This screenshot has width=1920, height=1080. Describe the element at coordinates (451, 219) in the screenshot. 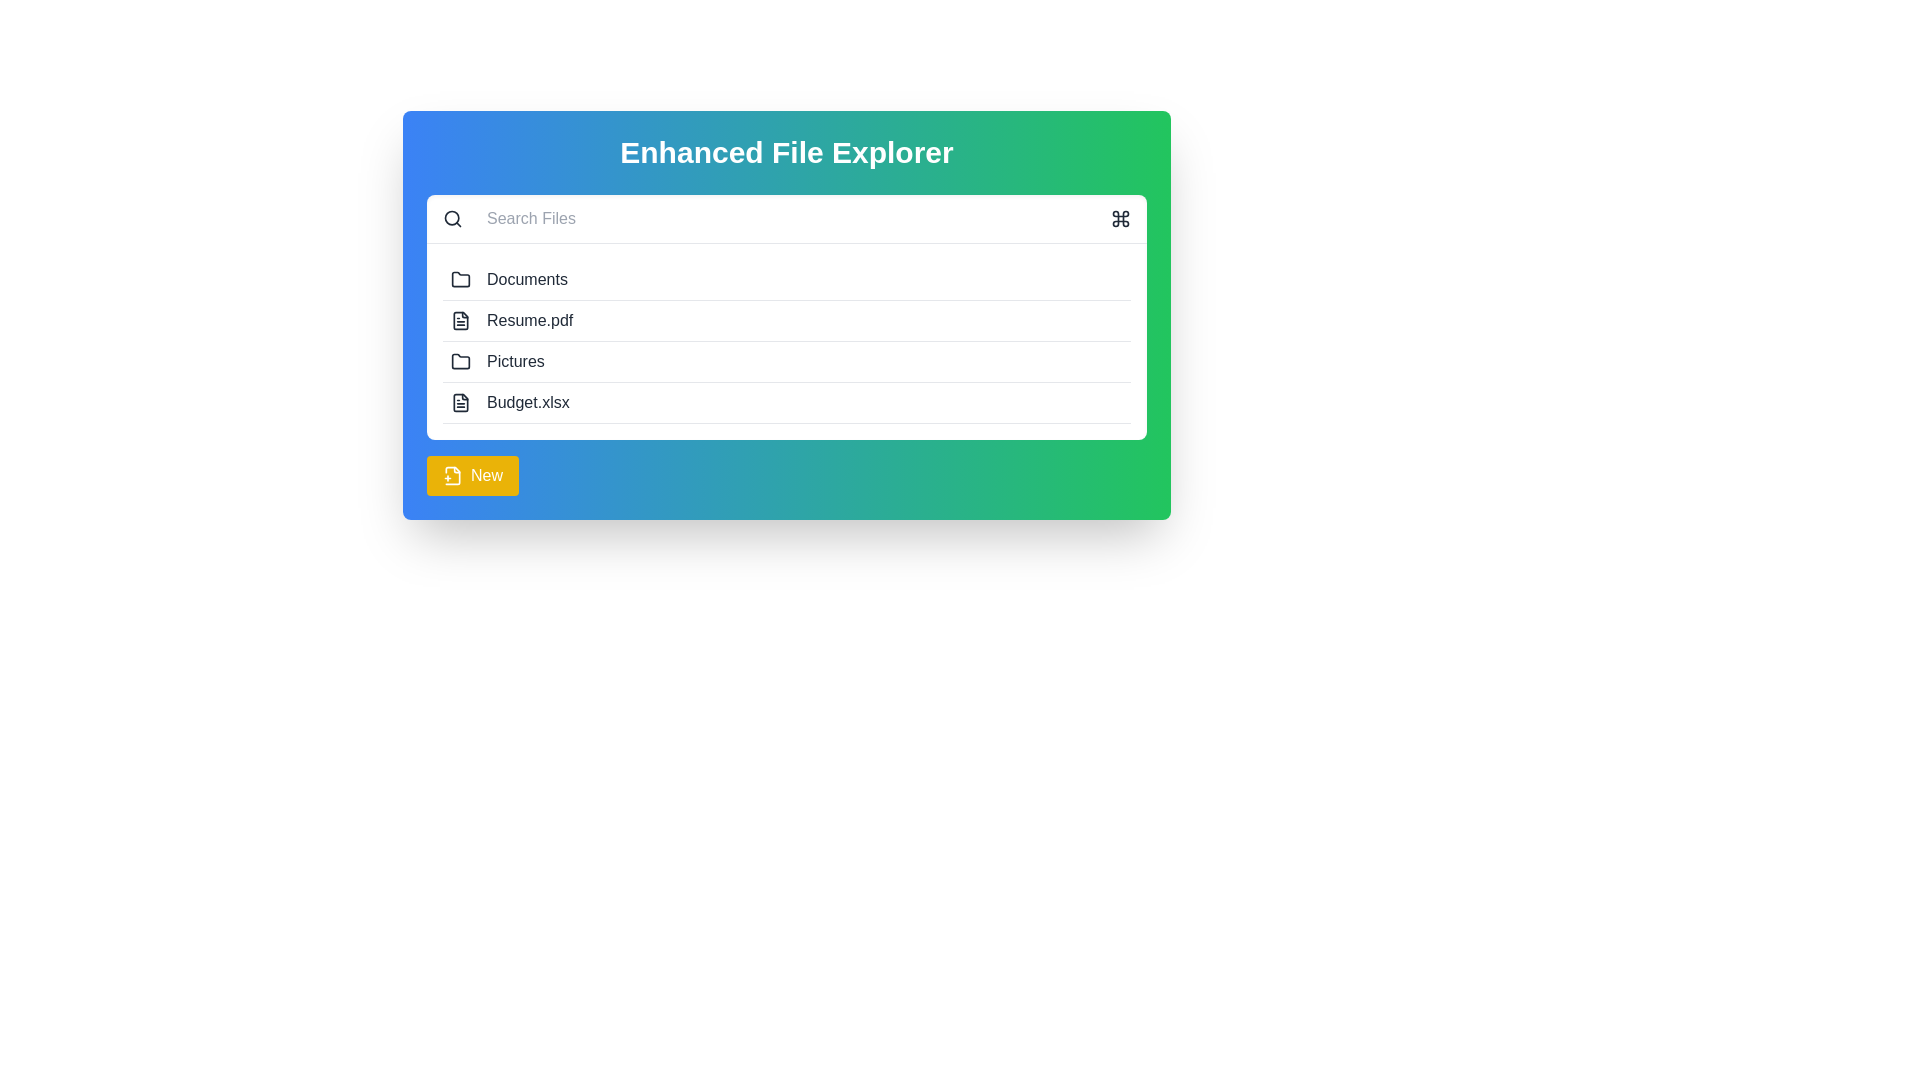

I see `the magnifying glass icon used for search, located immediately to the left of the search text box in the 'Enhanced File Explorer' interface` at that location.